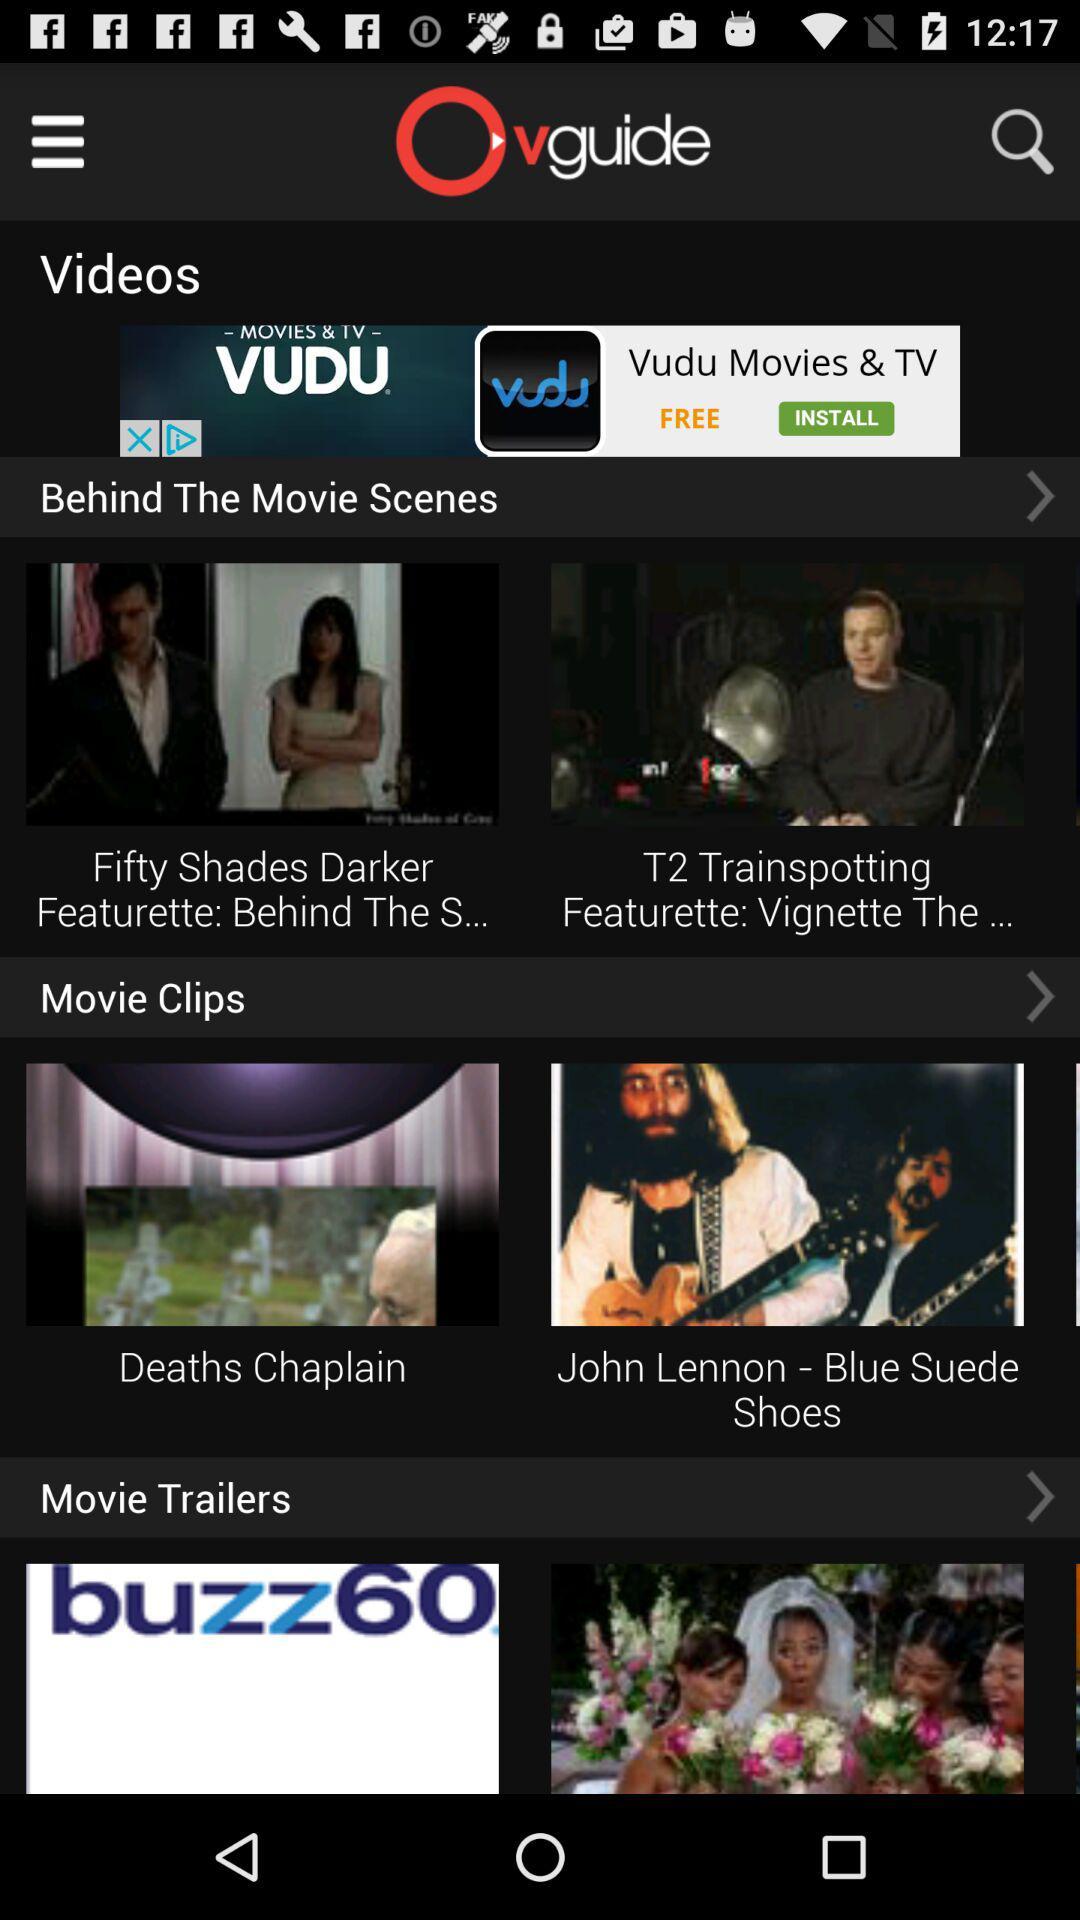 The image size is (1080, 1920). What do you see at coordinates (1039, 996) in the screenshot?
I see `go next` at bounding box center [1039, 996].